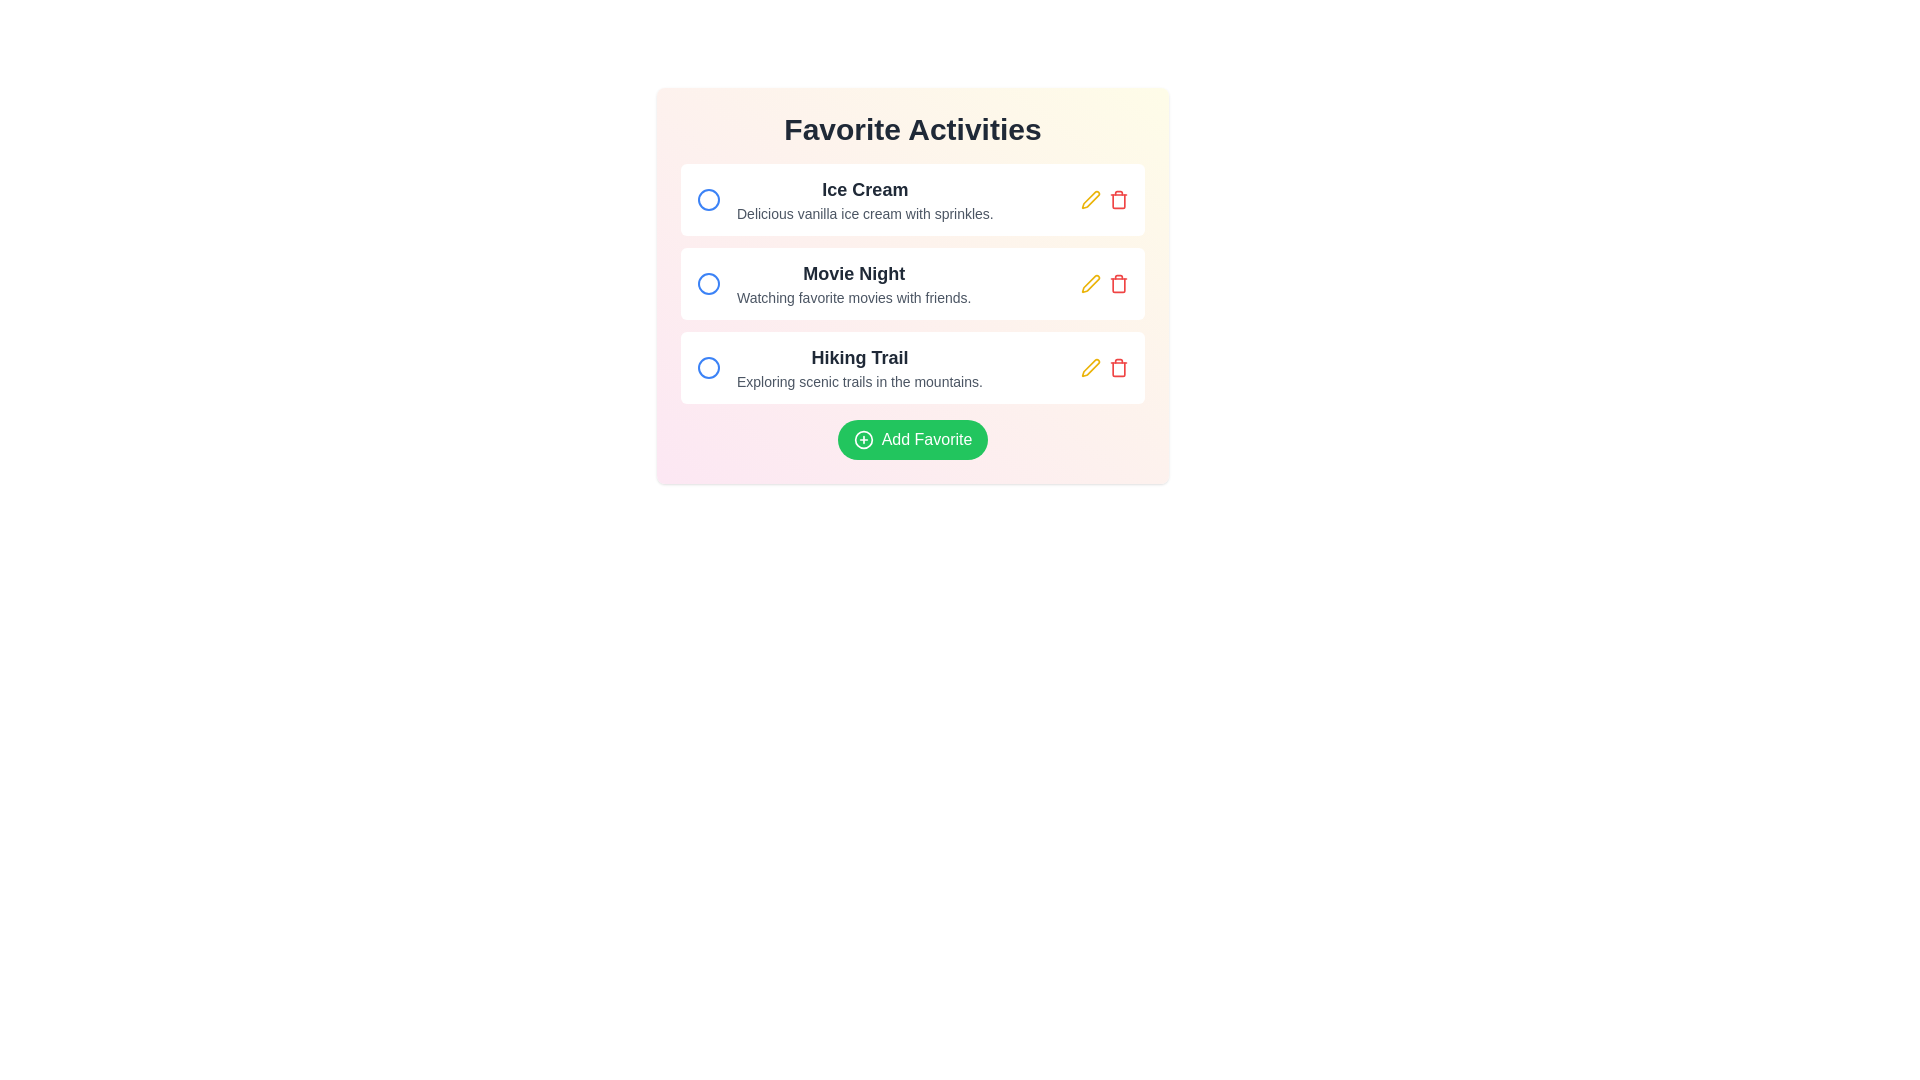  What do you see at coordinates (709, 367) in the screenshot?
I see `the blue circular icon with a thin border that represents the 'Hiking Trail' in the 'Favorite Activities' list` at bounding box center [709, 367].